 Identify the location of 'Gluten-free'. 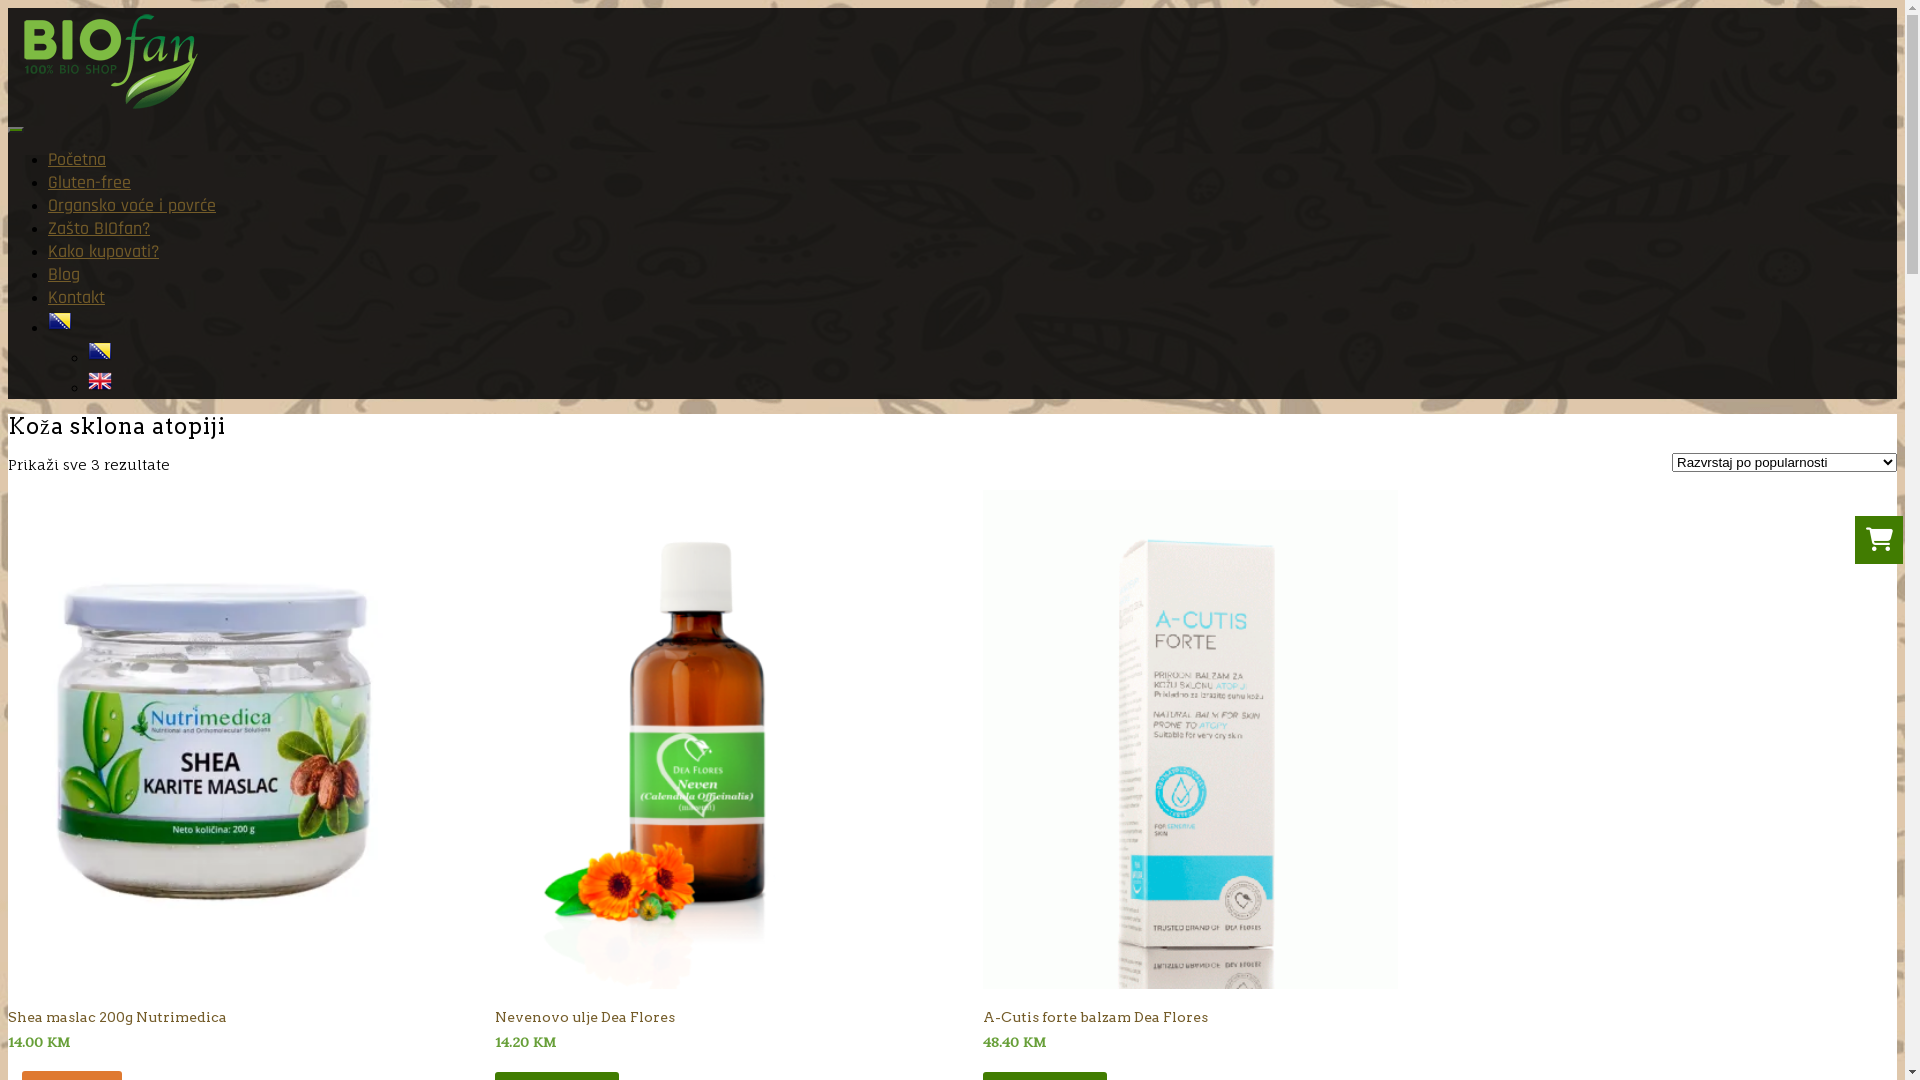
(48, 182).